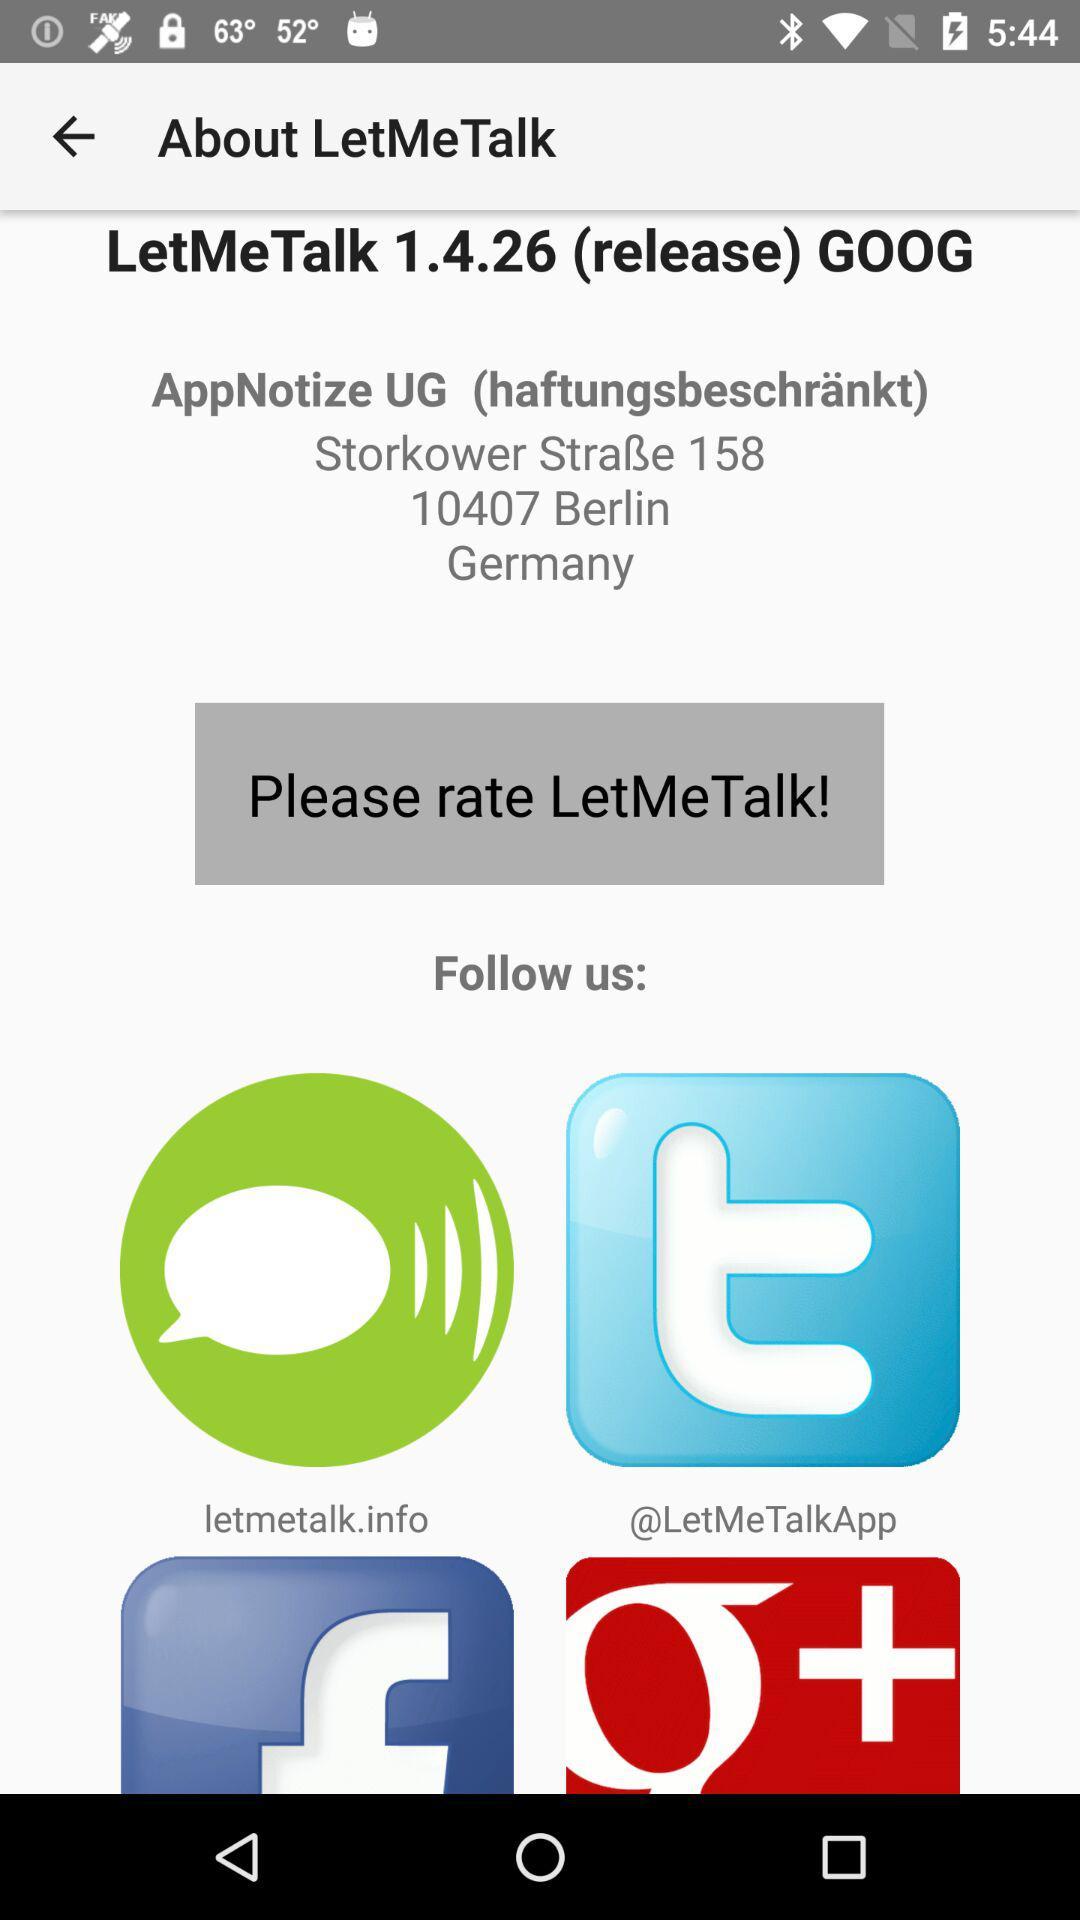  What do you see at coordinates (315, 1674) in the screenshot?
I see `the app below the letmetalk.info icon` at bounding box center [315, 1674].